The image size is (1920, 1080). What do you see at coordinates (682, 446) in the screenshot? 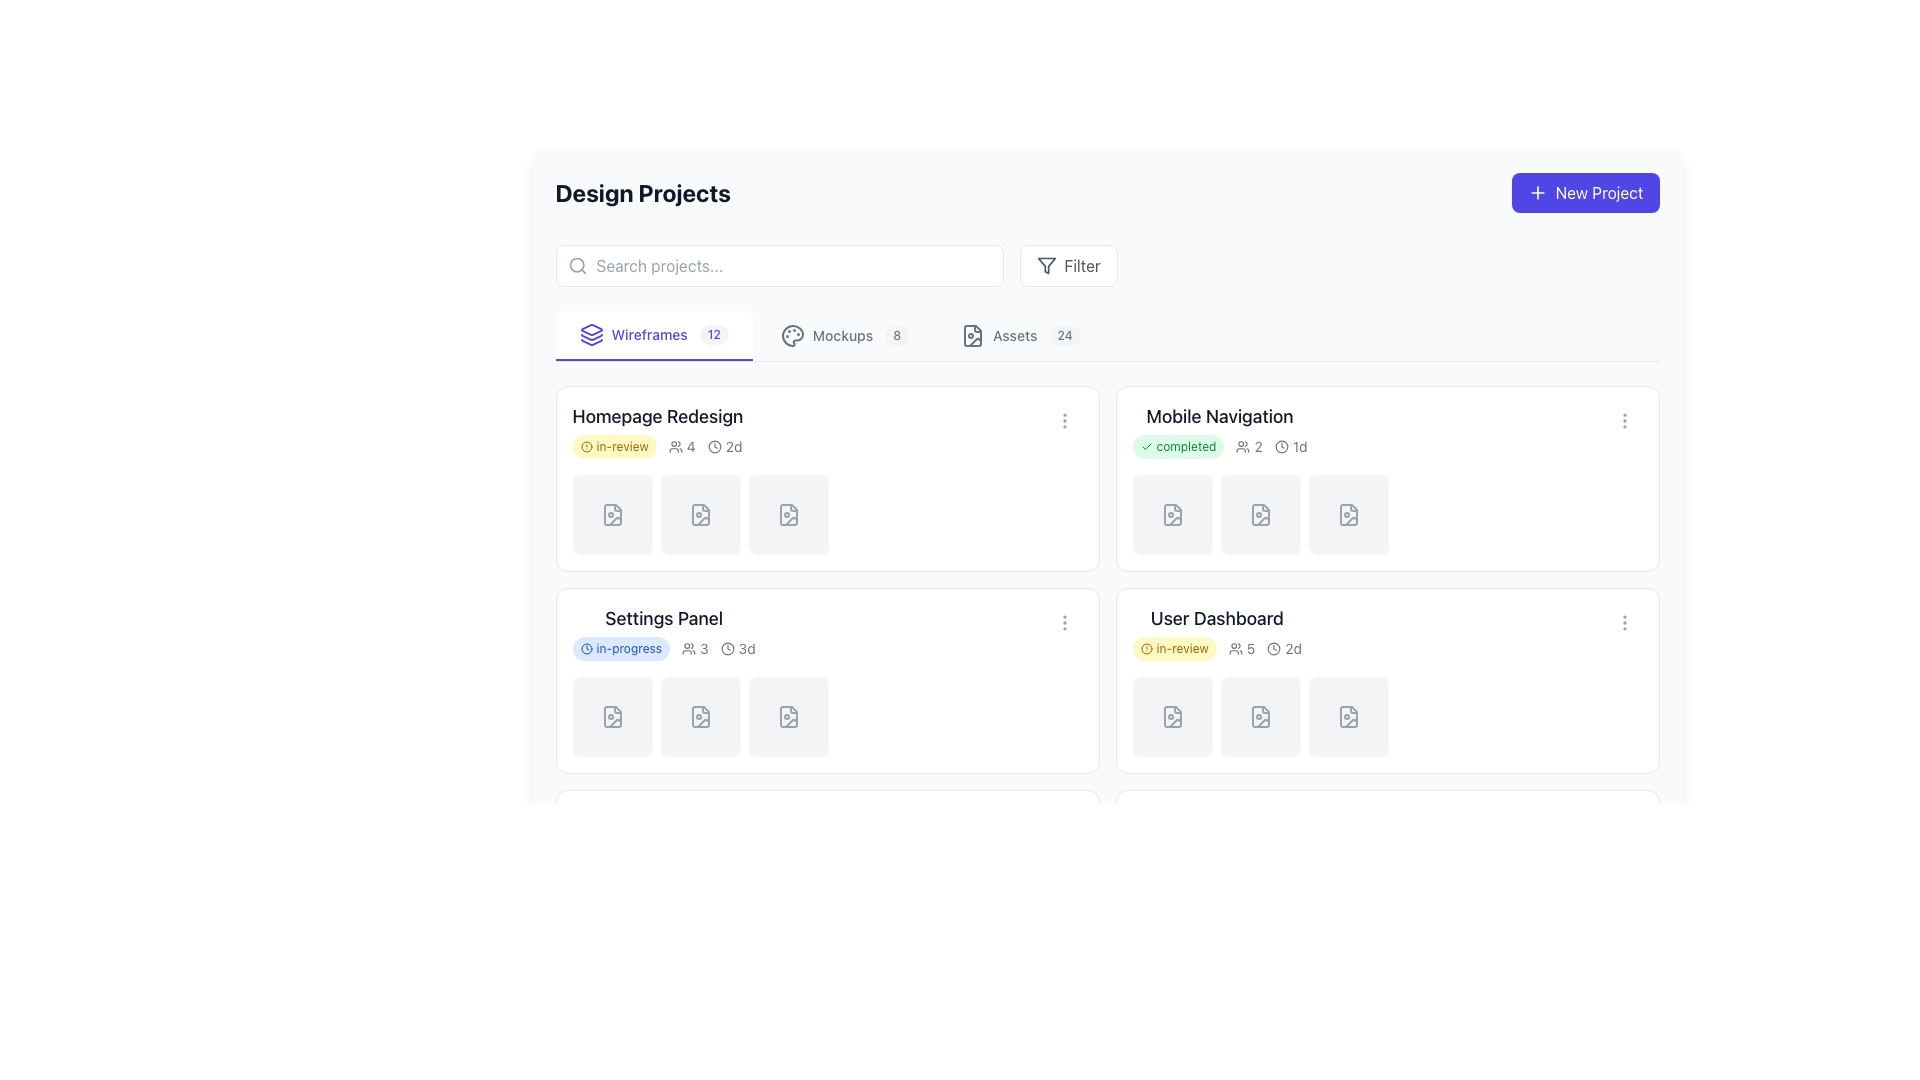
I see `numerical value displayed in the 'in-review' row, which indicates the count of individuals associated with the nearby group icon` at bounding box center [682, 446].